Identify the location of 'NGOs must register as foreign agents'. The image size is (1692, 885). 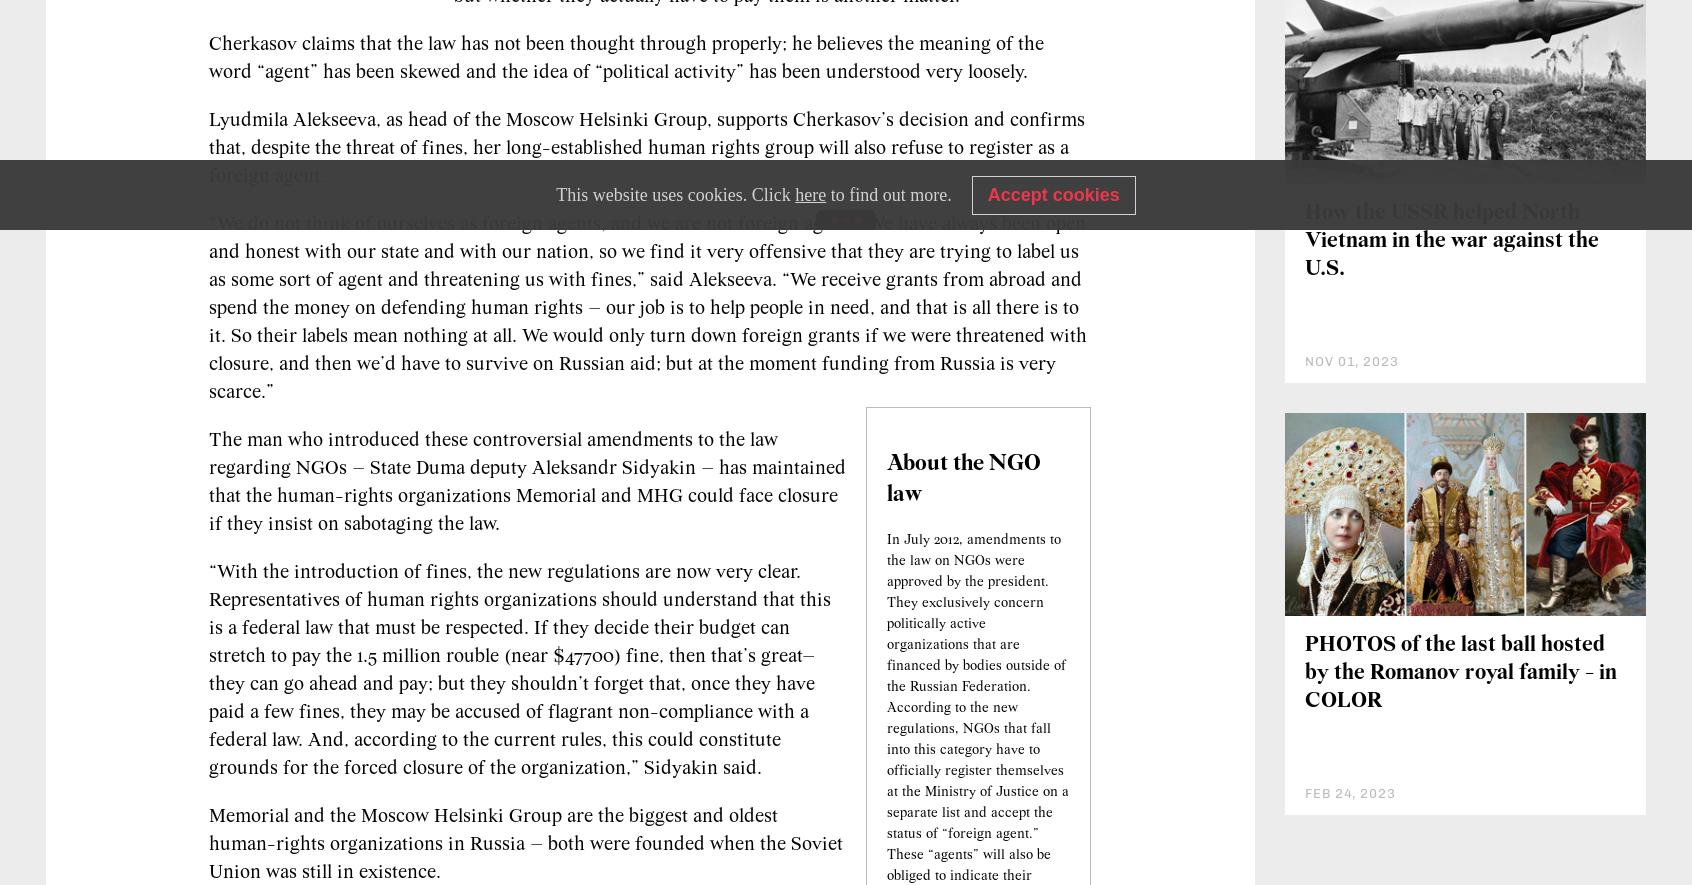
(298, 46).